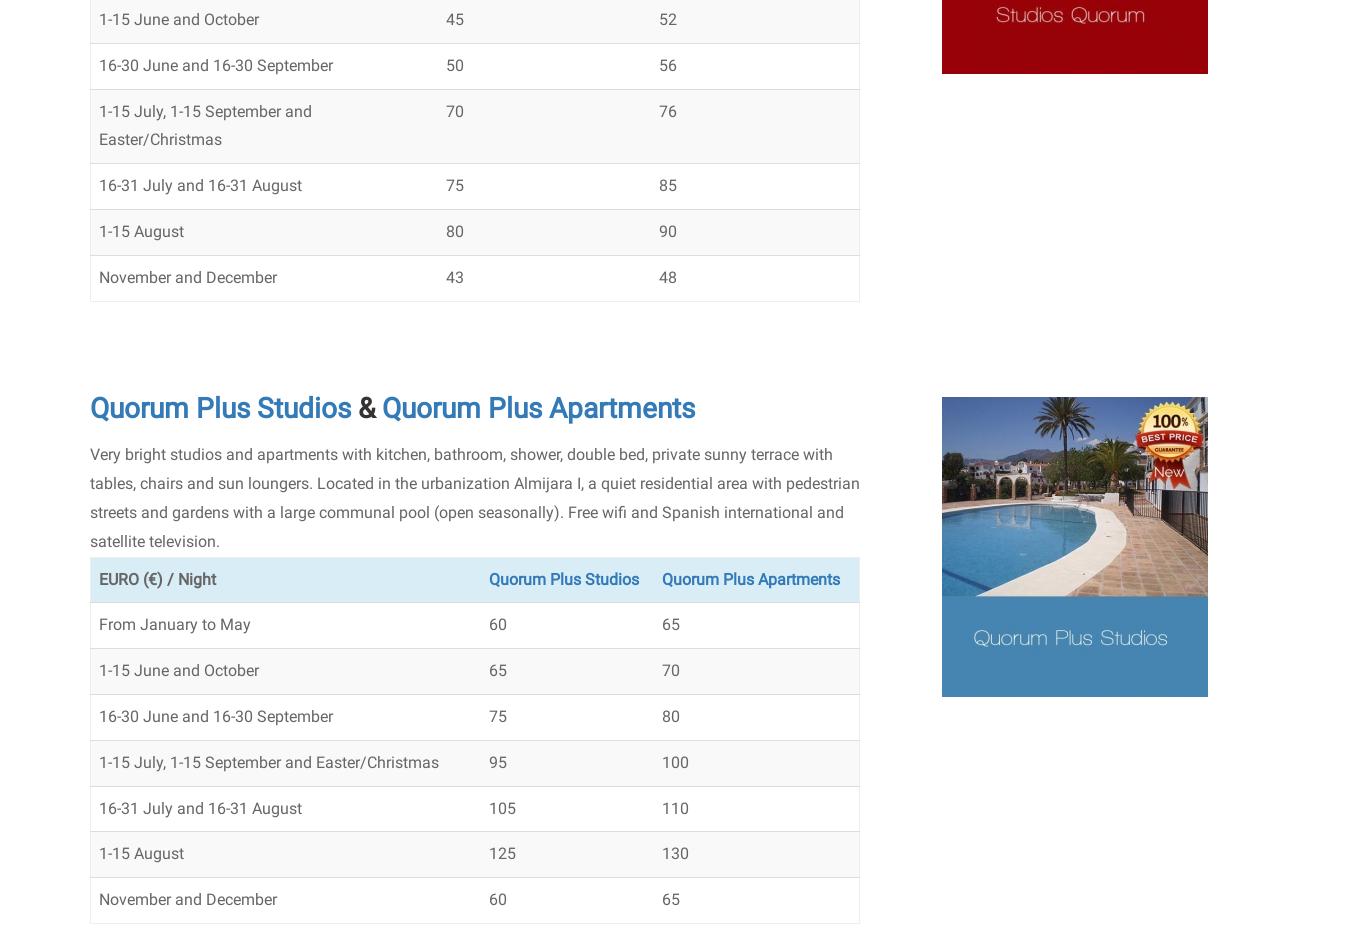  Describe the element at coordinates (675, 761) in the screenshot. I see `'100'` at that location.